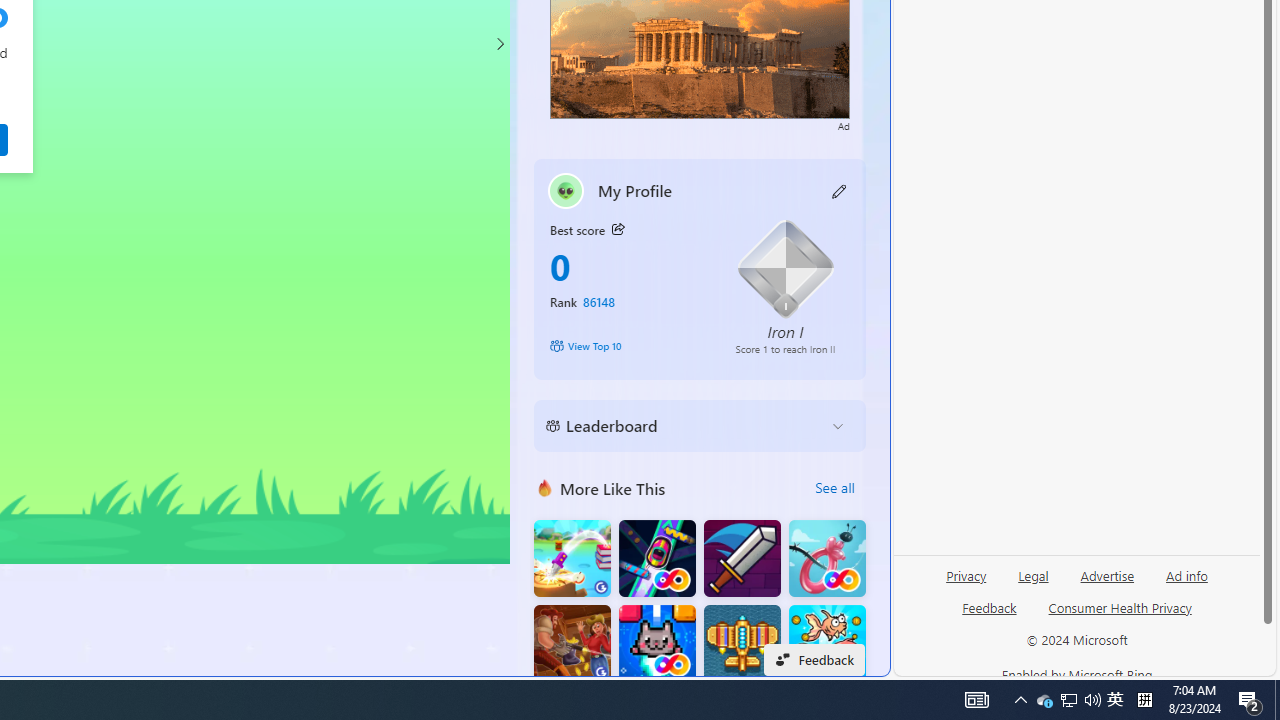 The width and height of the screenshot is (1280, 720). I want to click on 'Knife Flip', so click(571, 558).